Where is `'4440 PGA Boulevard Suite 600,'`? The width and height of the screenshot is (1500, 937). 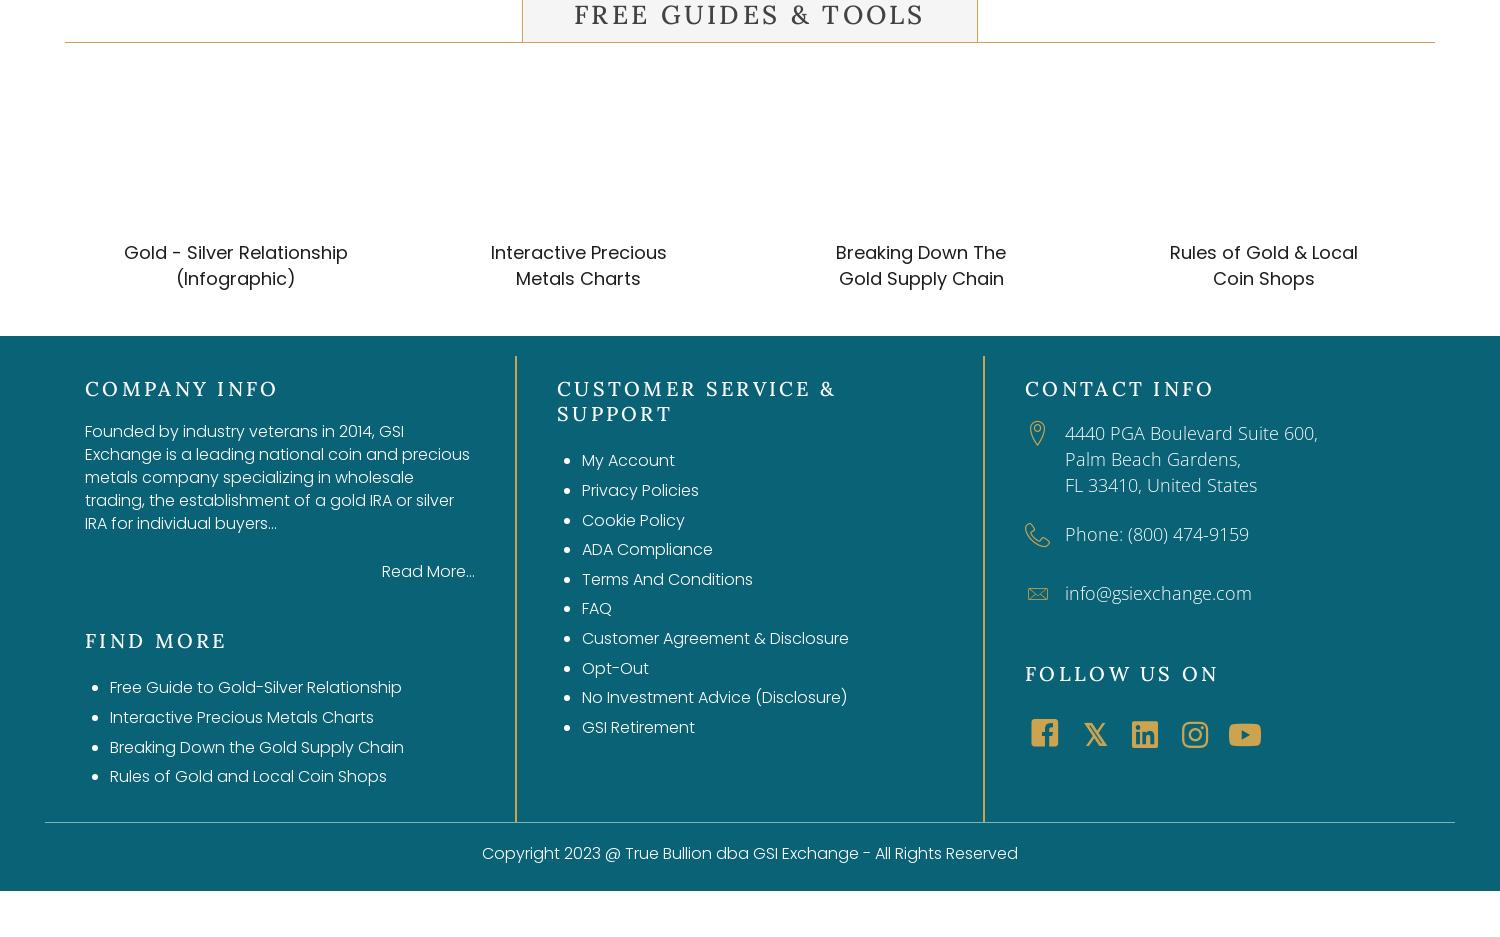
'4440 PGA Boulevard Suite 600,' is located at coordinates (1190, 432).